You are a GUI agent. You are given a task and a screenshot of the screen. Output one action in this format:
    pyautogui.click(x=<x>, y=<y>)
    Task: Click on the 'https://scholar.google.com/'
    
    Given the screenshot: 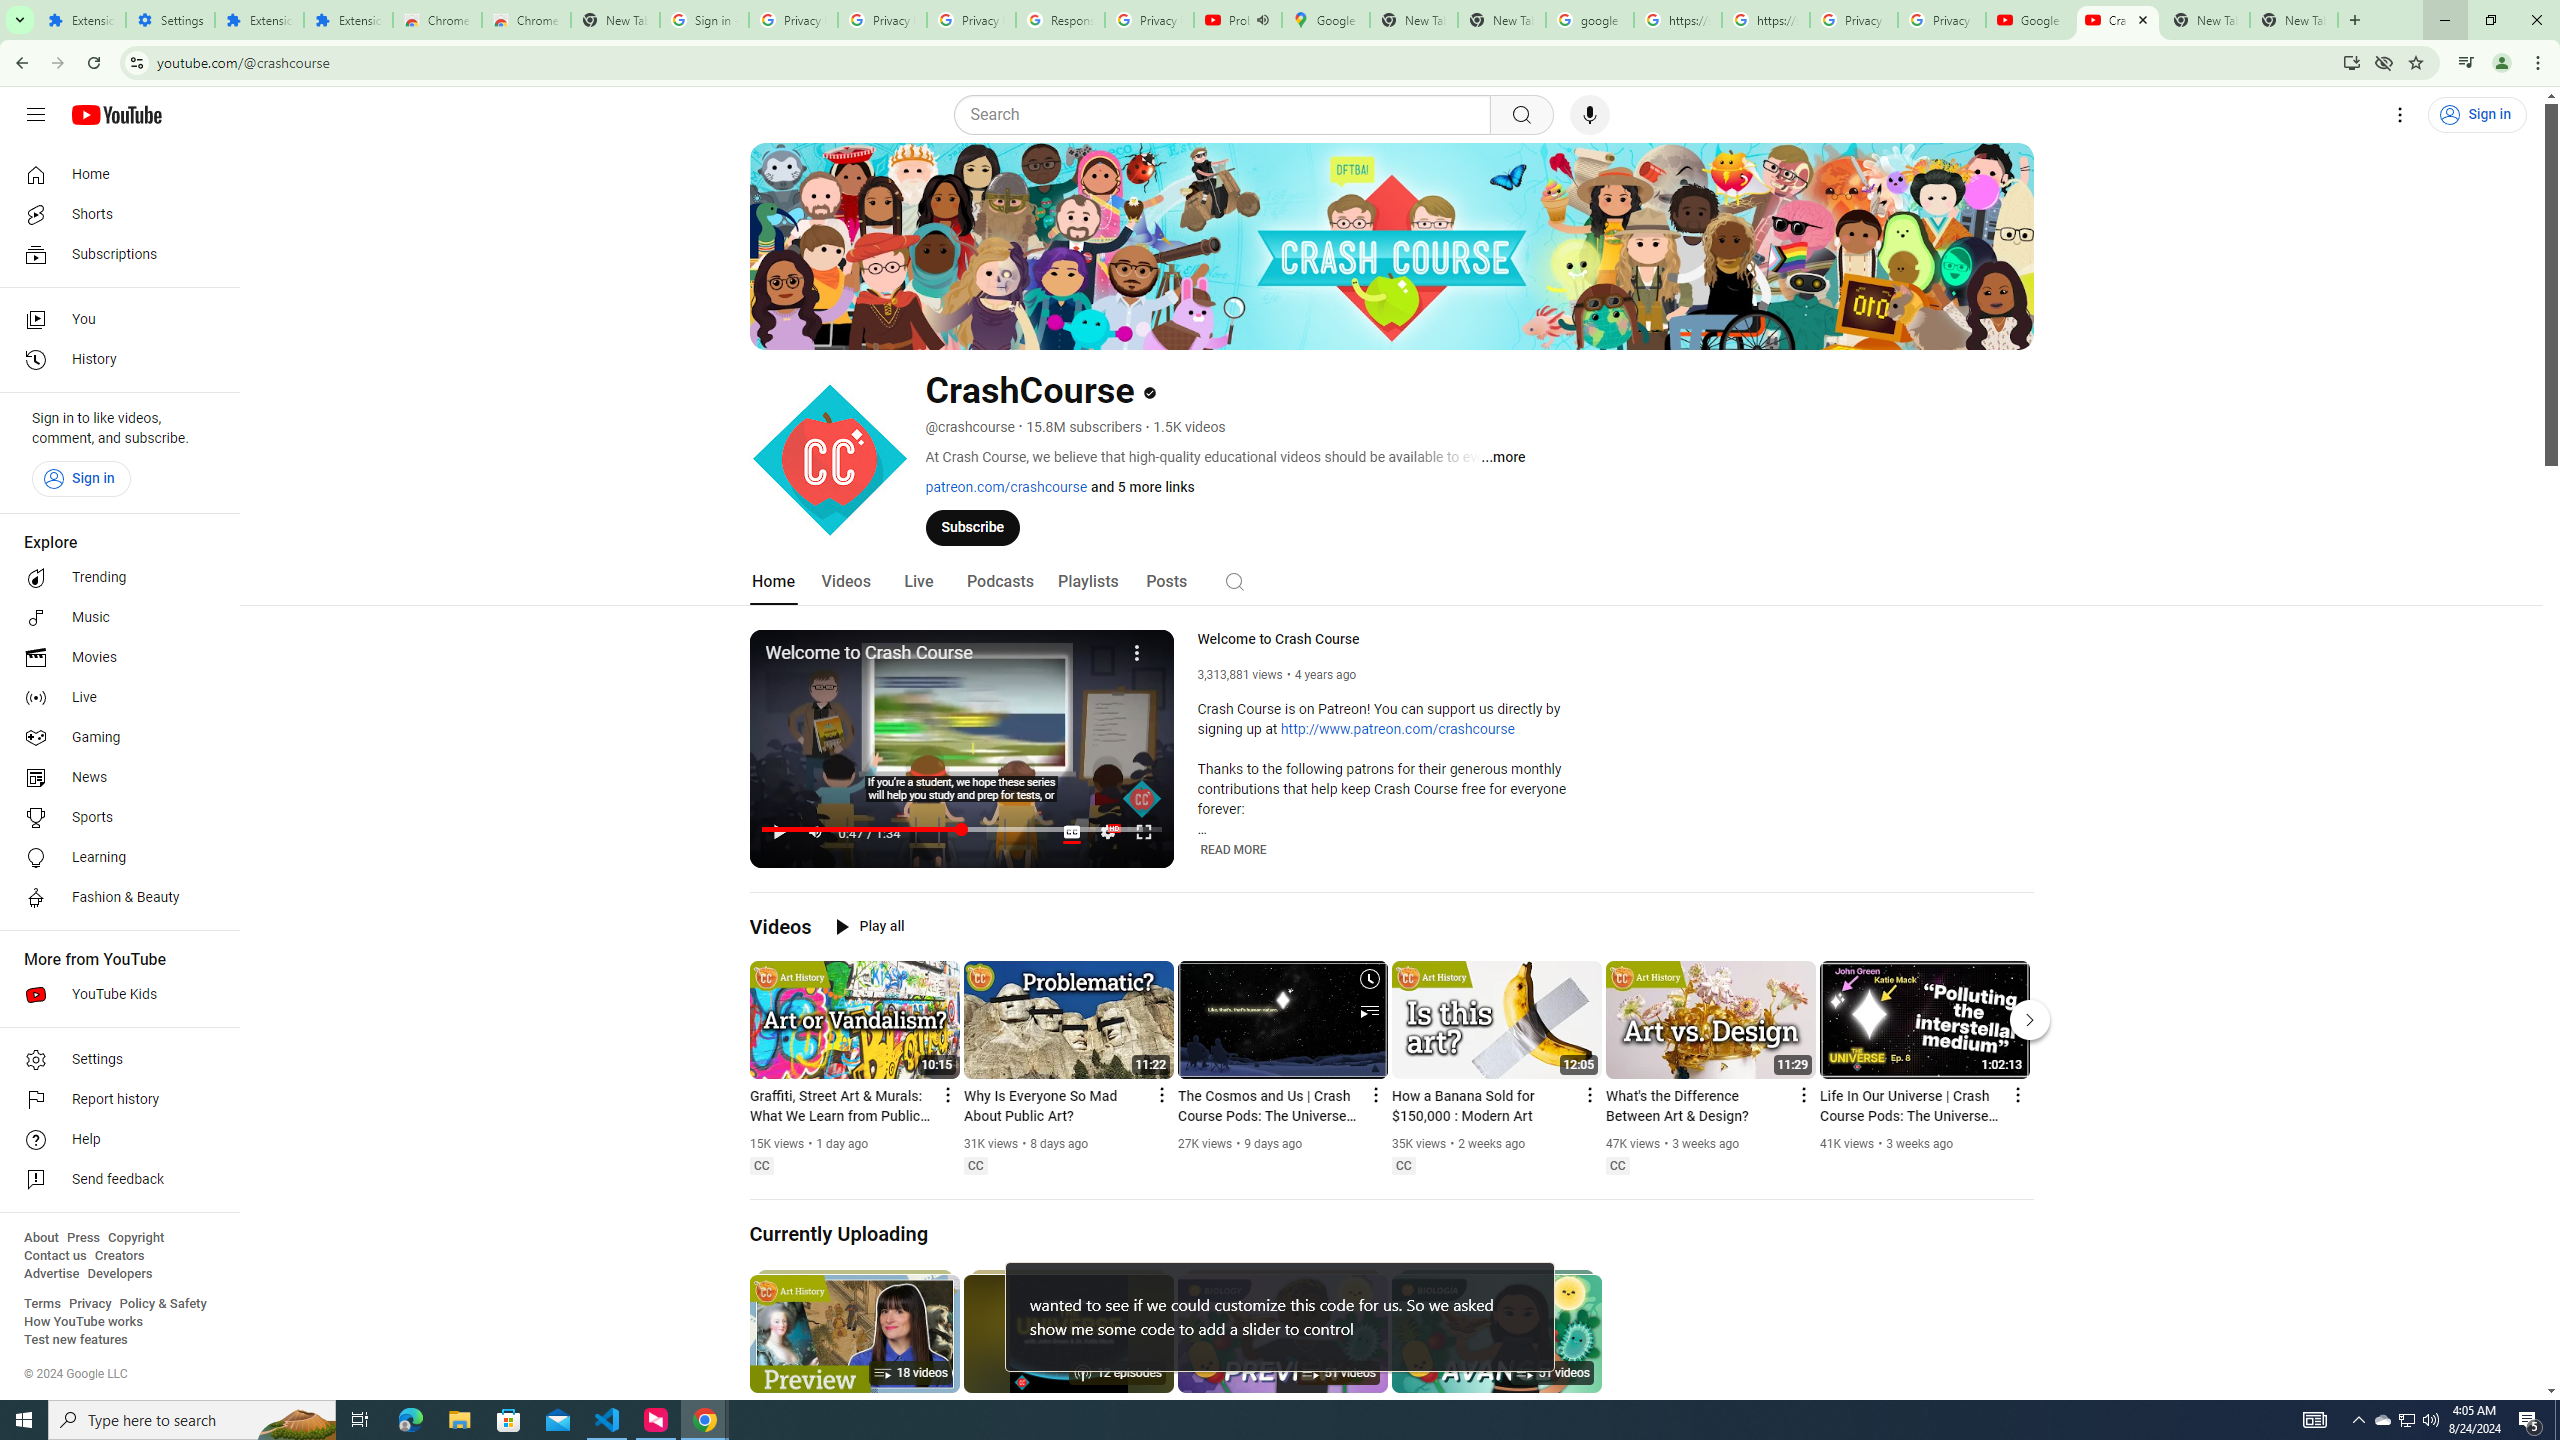 What is the action you would take?
    pyautogui.click(x=1765, y=19)
    